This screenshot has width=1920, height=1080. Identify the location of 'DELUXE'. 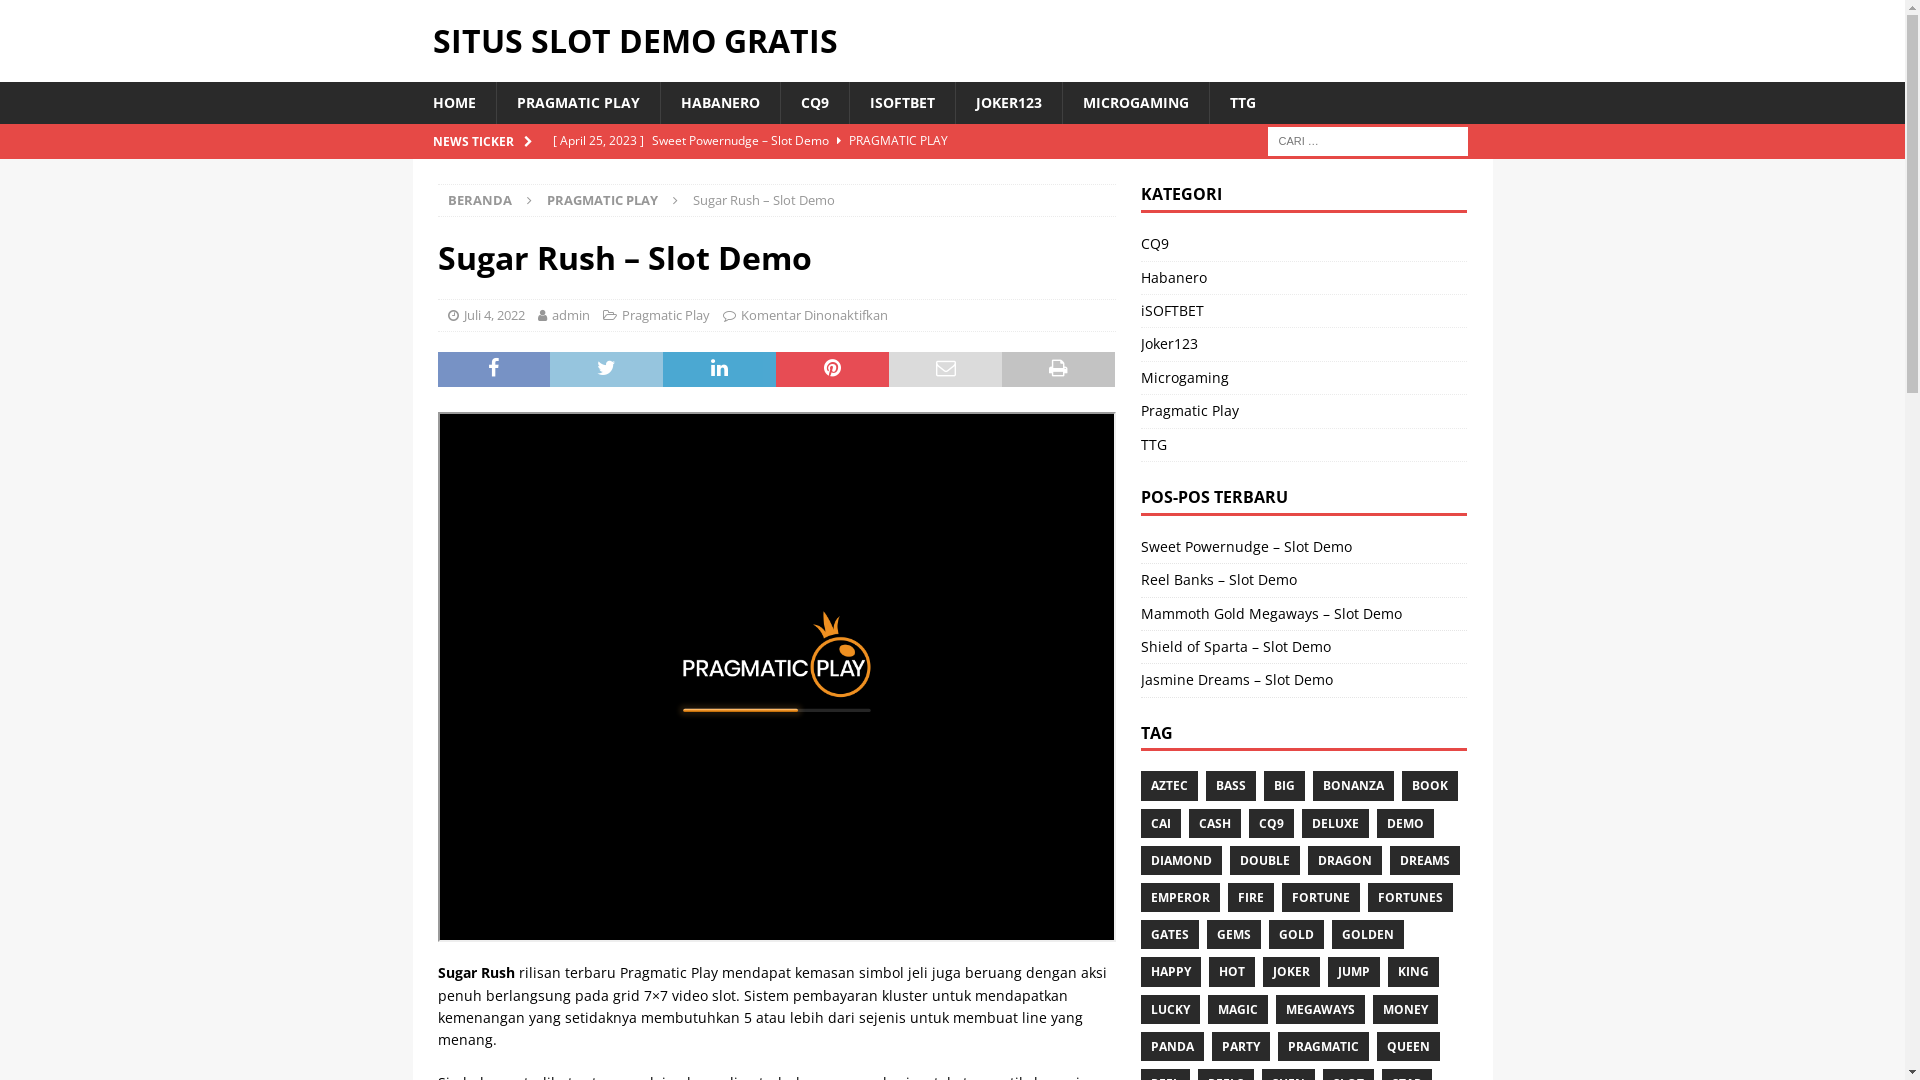
(1335, 823).